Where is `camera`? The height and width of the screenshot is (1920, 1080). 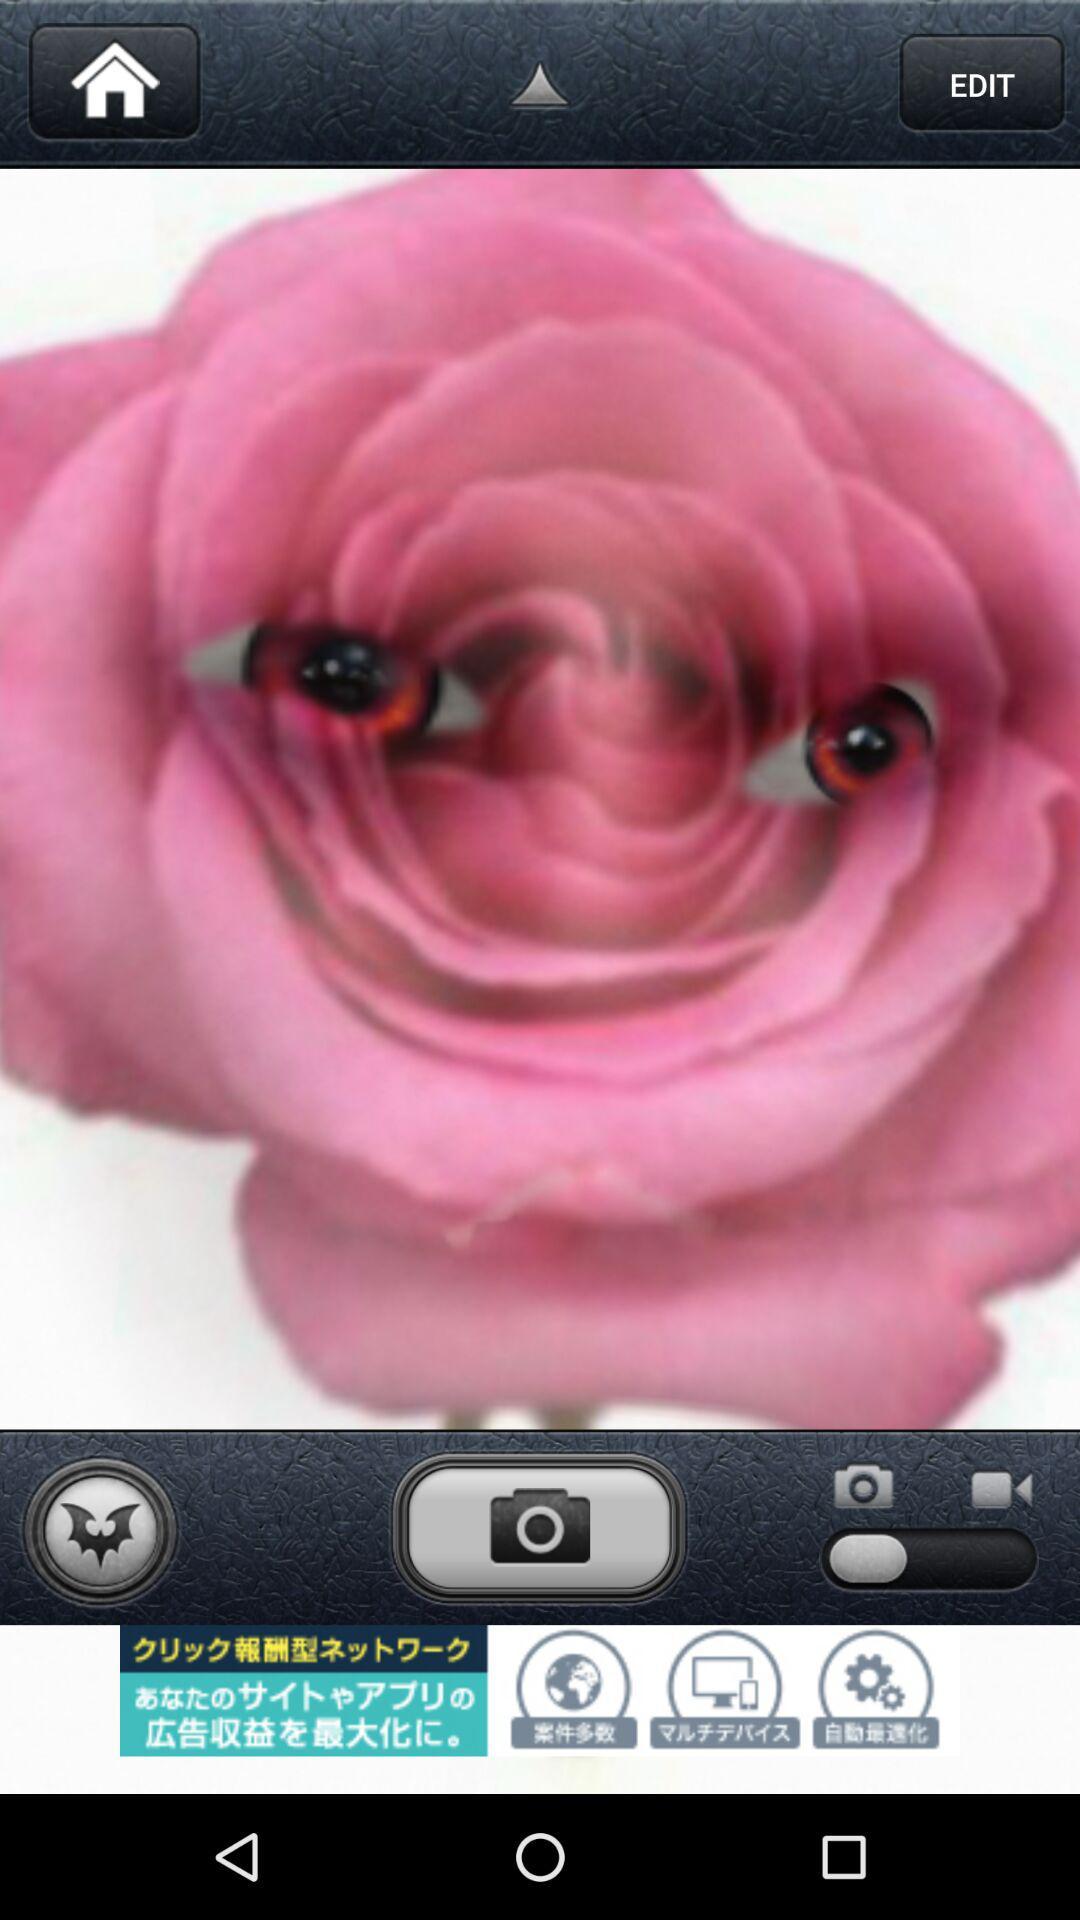 camera is located at coordinates (538, 1526).